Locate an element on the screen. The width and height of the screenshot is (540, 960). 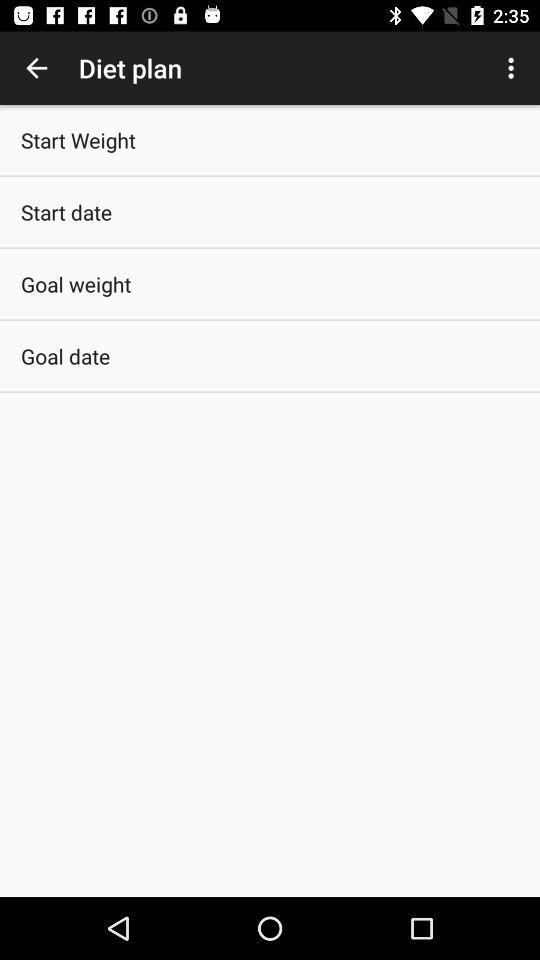
goal date icon is located at coordinates (65, 356).